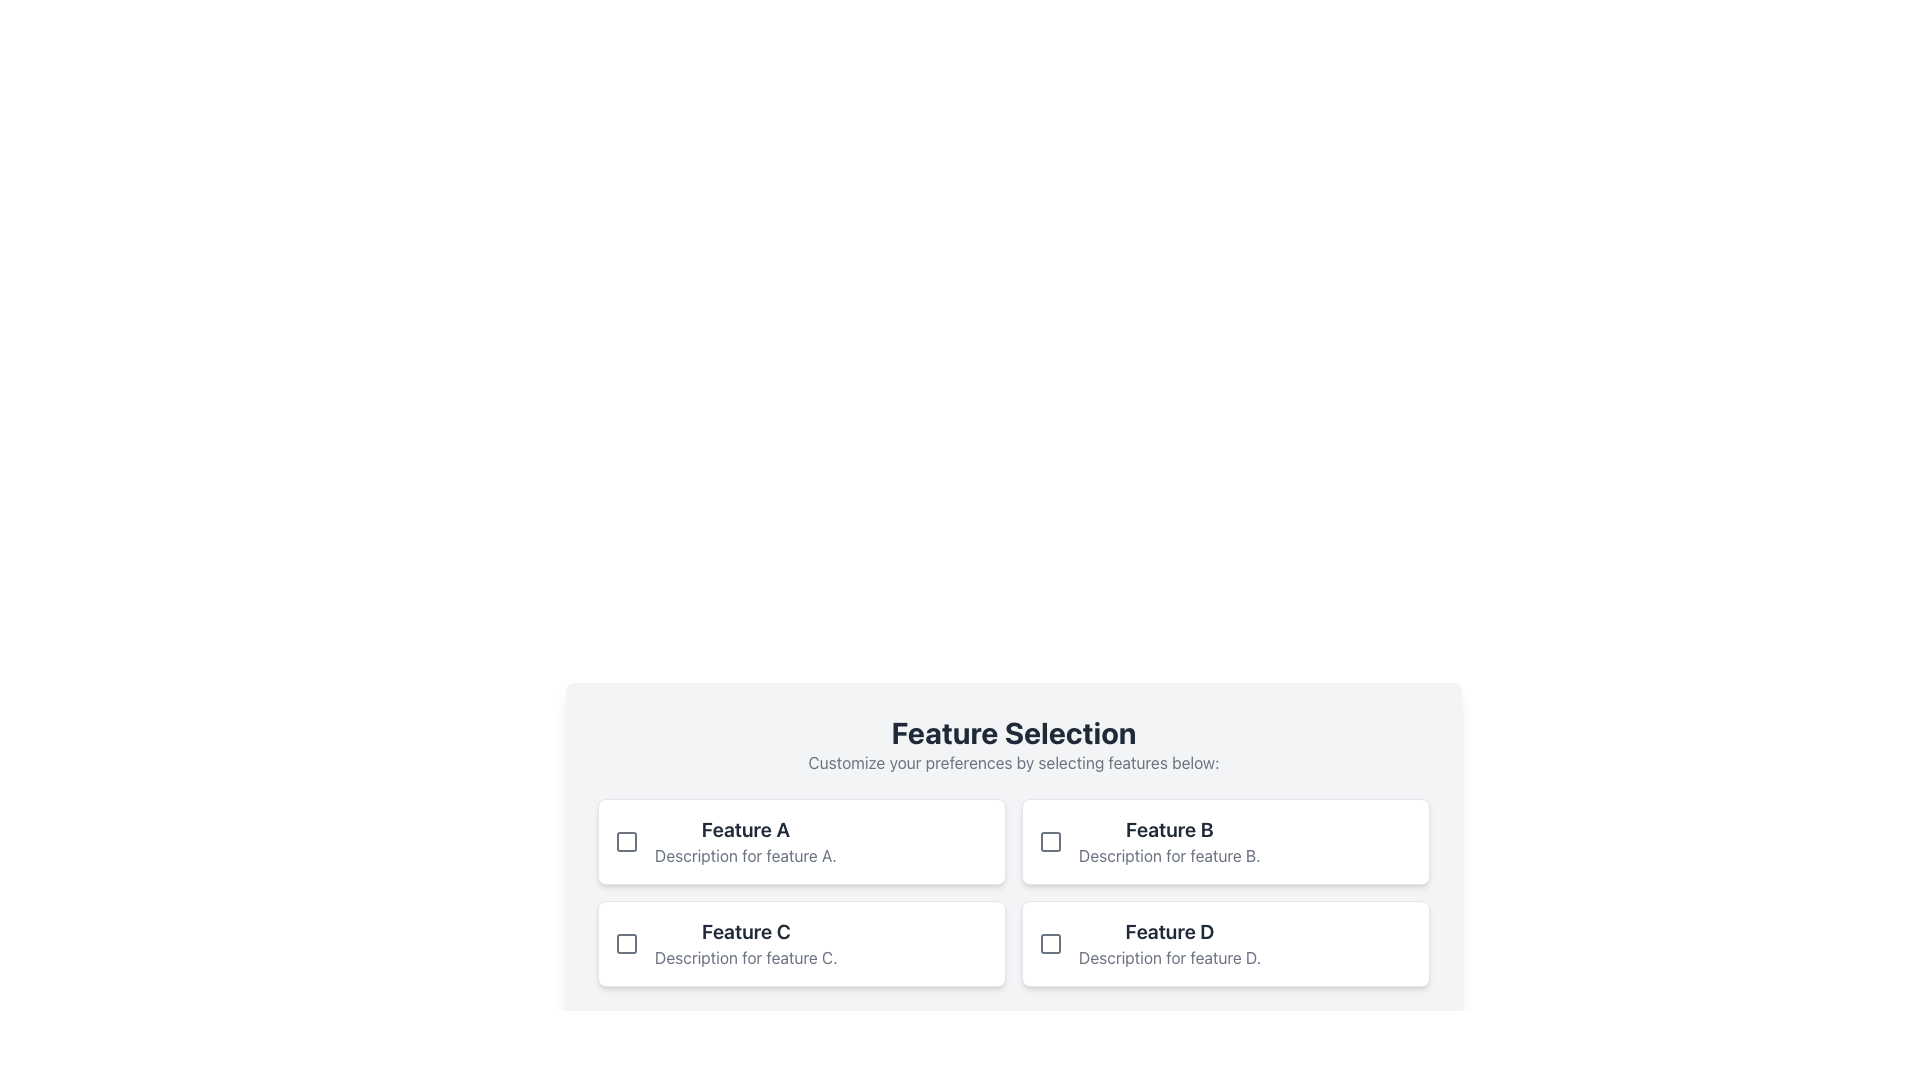 This screenshot has width=1920, height=1080. I want to click on the checkbox, so click(801, 841).